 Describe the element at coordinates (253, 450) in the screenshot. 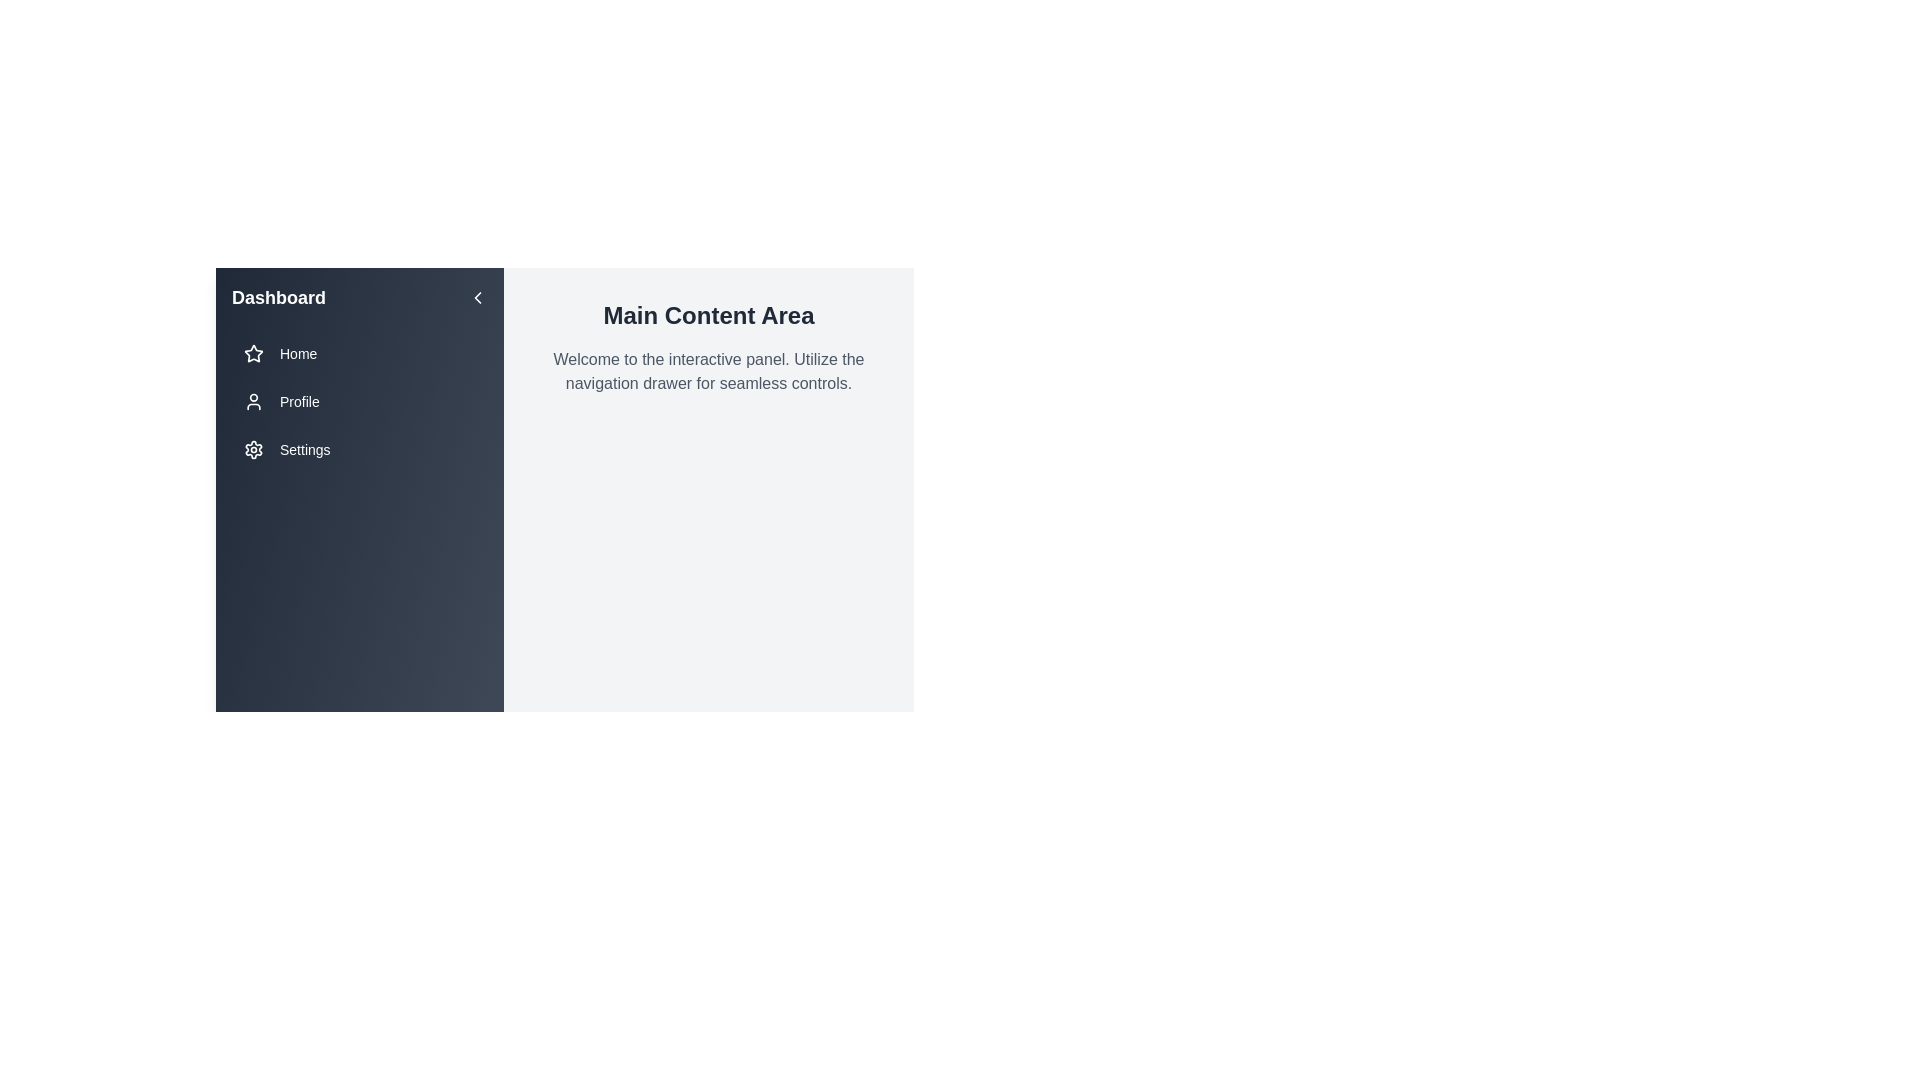

I see `the cogwheel icon in the vertical sidebar next to the 'Settings' text` at that location.